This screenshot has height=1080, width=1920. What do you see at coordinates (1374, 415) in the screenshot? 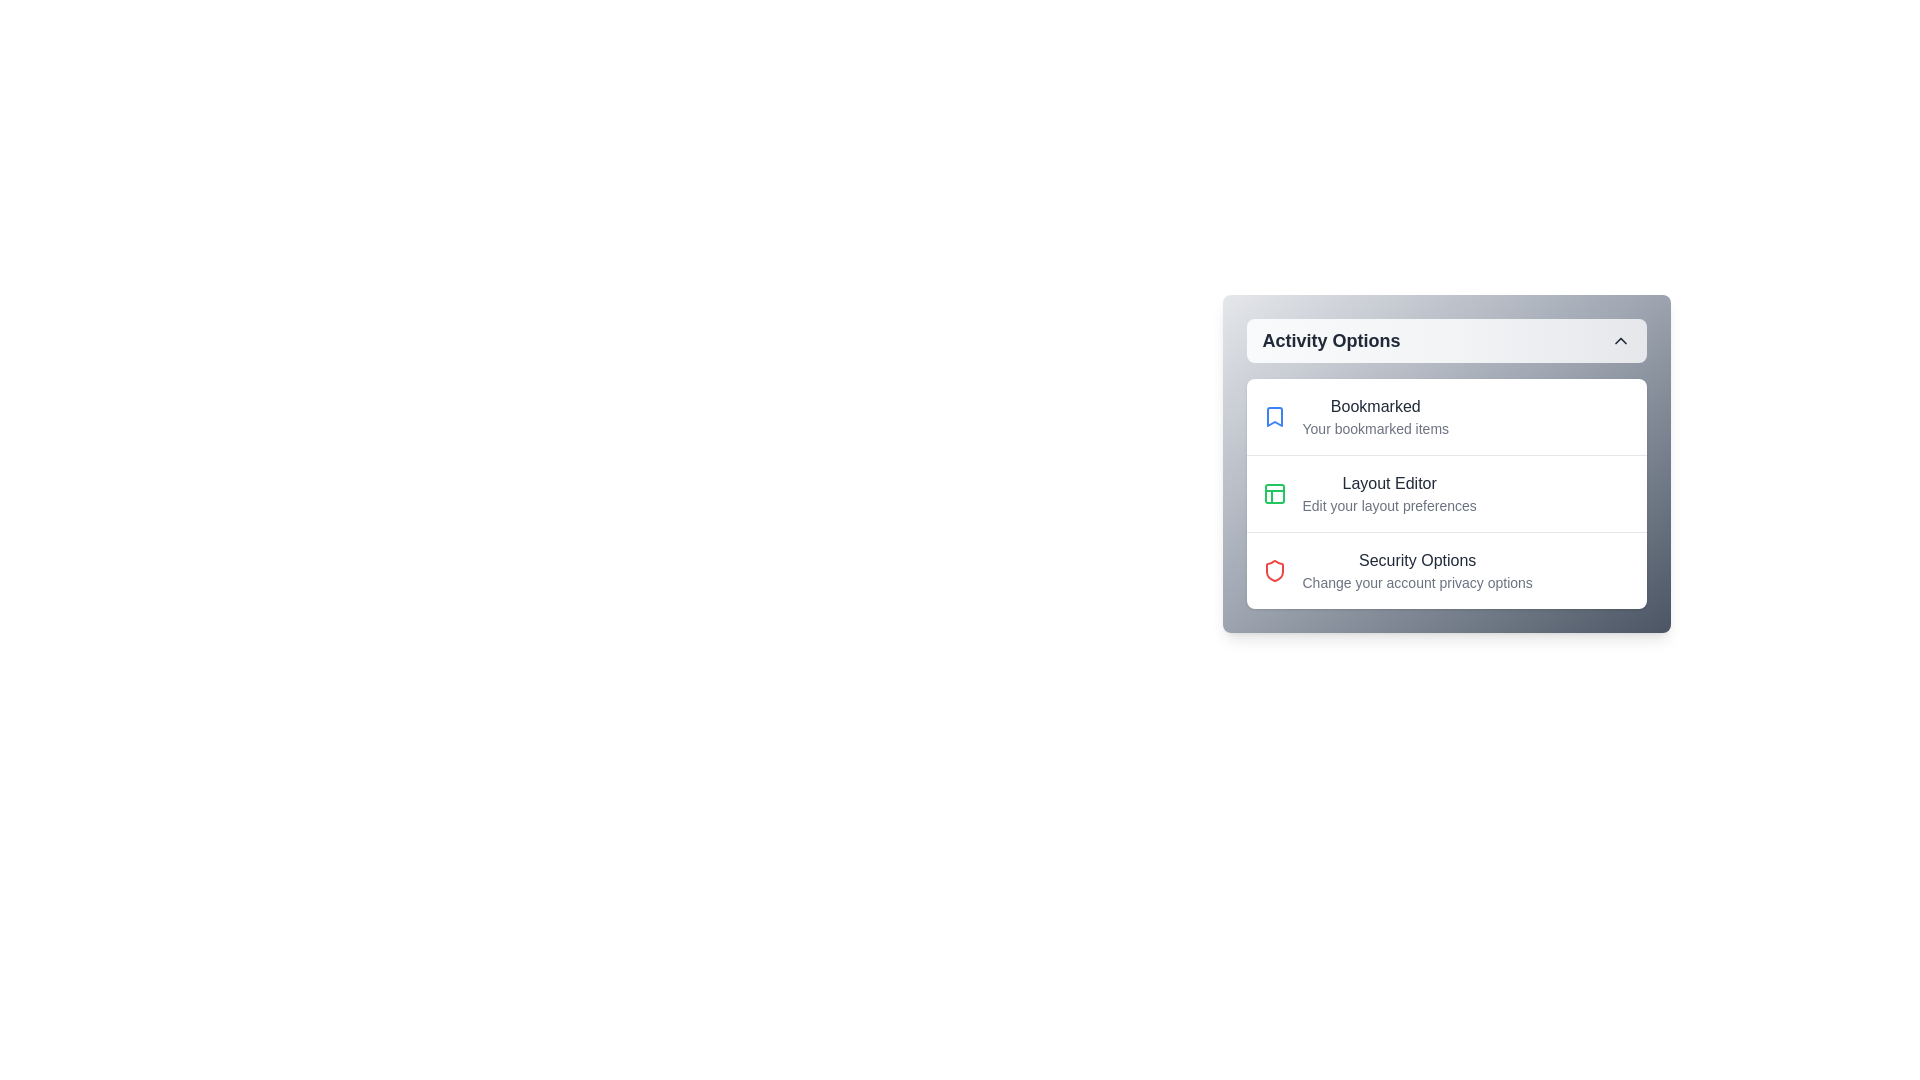
I see `text content of the navigation label for bookmarks located in the upper section of the 'Activity Options' menu, directly below the bookmark icon` at bounding box center [1374, 415].